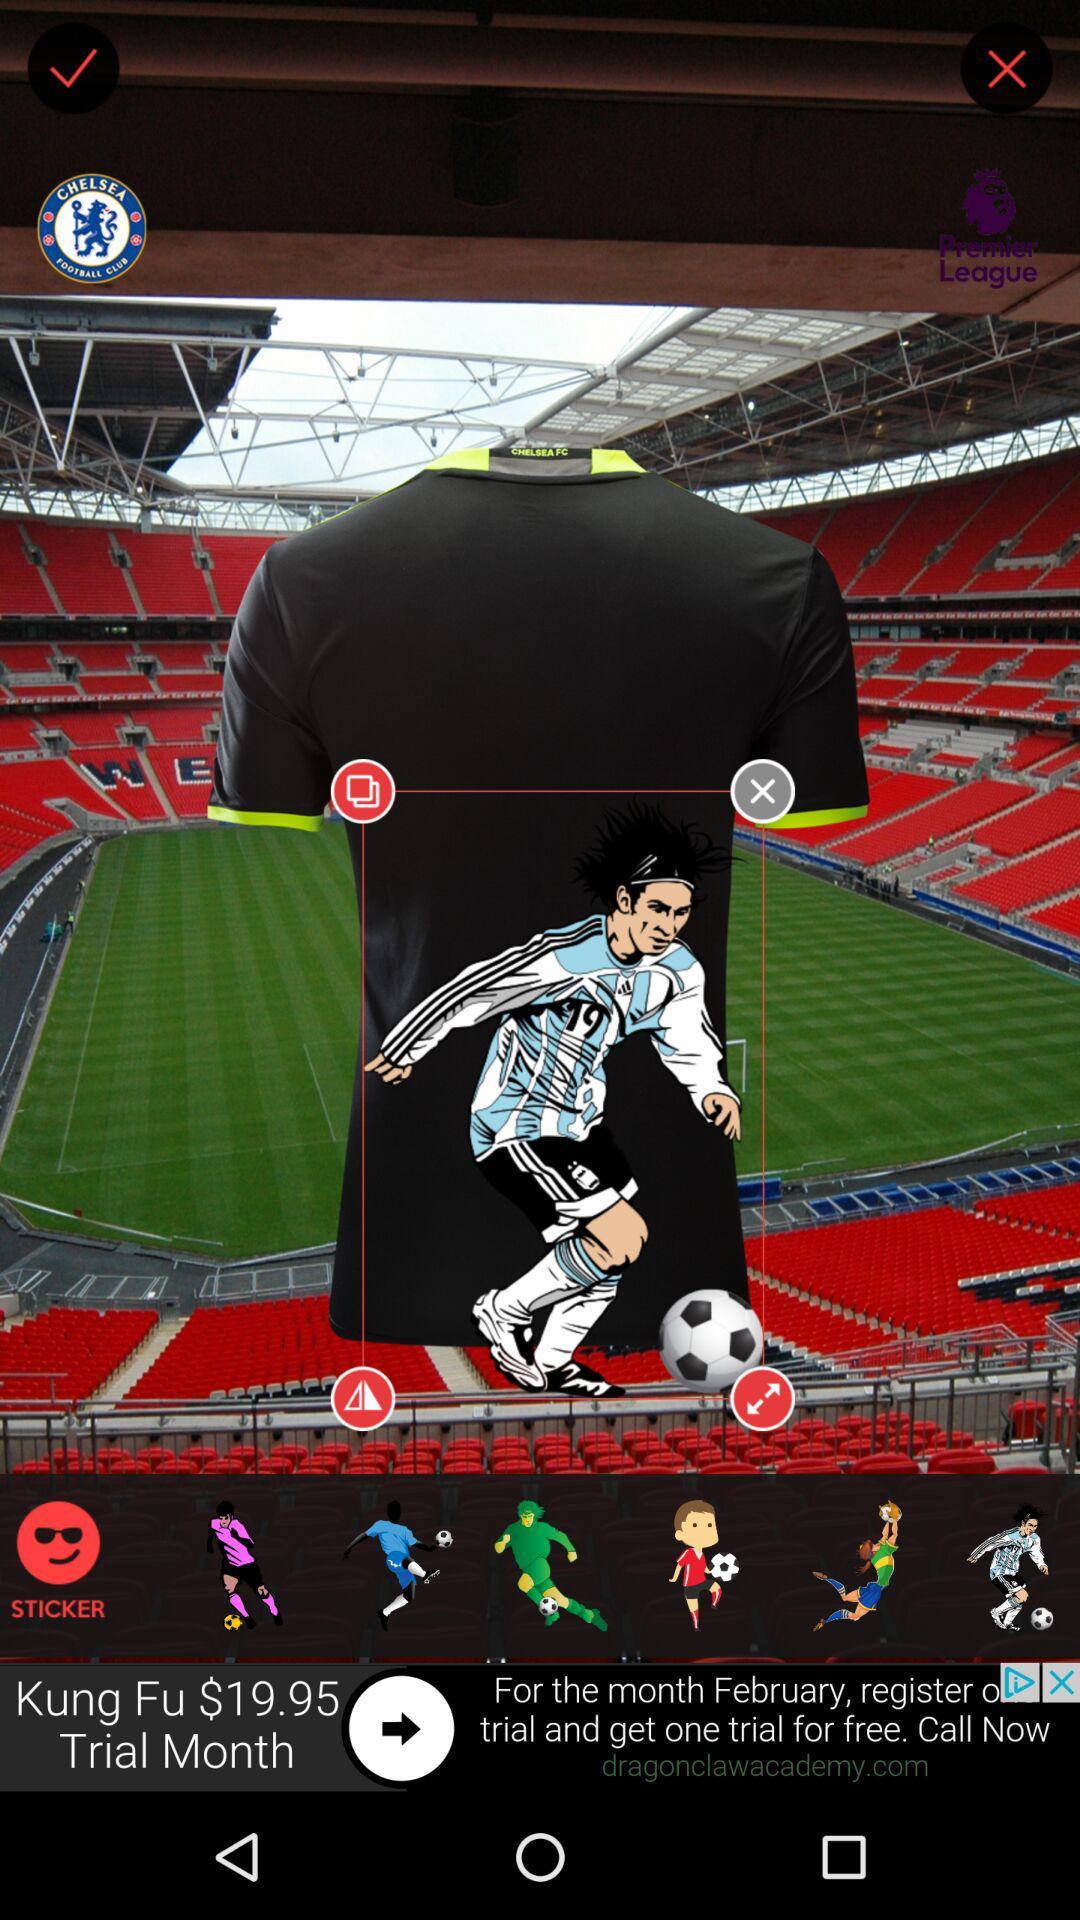 The width and height of the screenshot is (1080, 1920). What do you see at coordinates (196, 1277) in the screenshot?
I see `football shirt` at bounding box center [196, 1277].